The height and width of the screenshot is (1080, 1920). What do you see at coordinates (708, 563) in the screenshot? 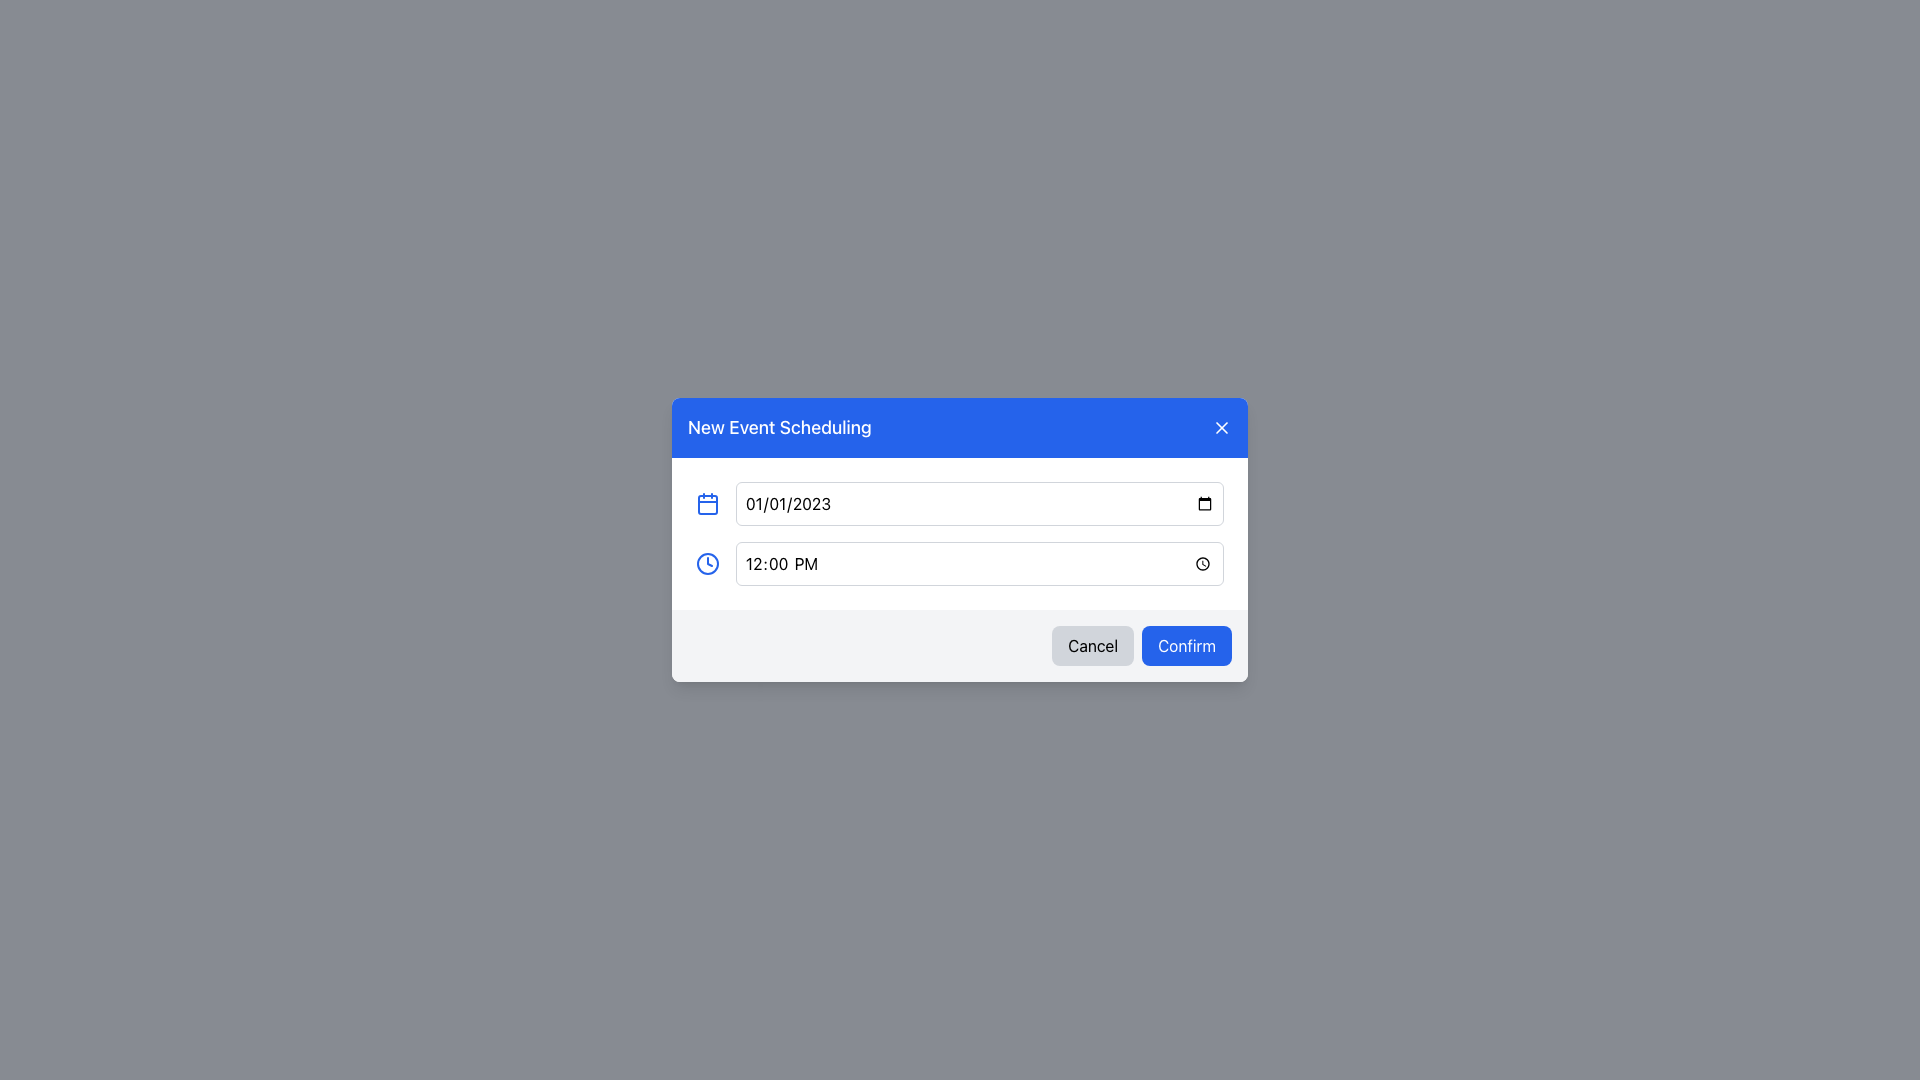
I see `the clock icon, which visually represents the time input field in the 'New Event Scheduling' dialog box, located to the left of the time input field` at bounding box center [708, 563].